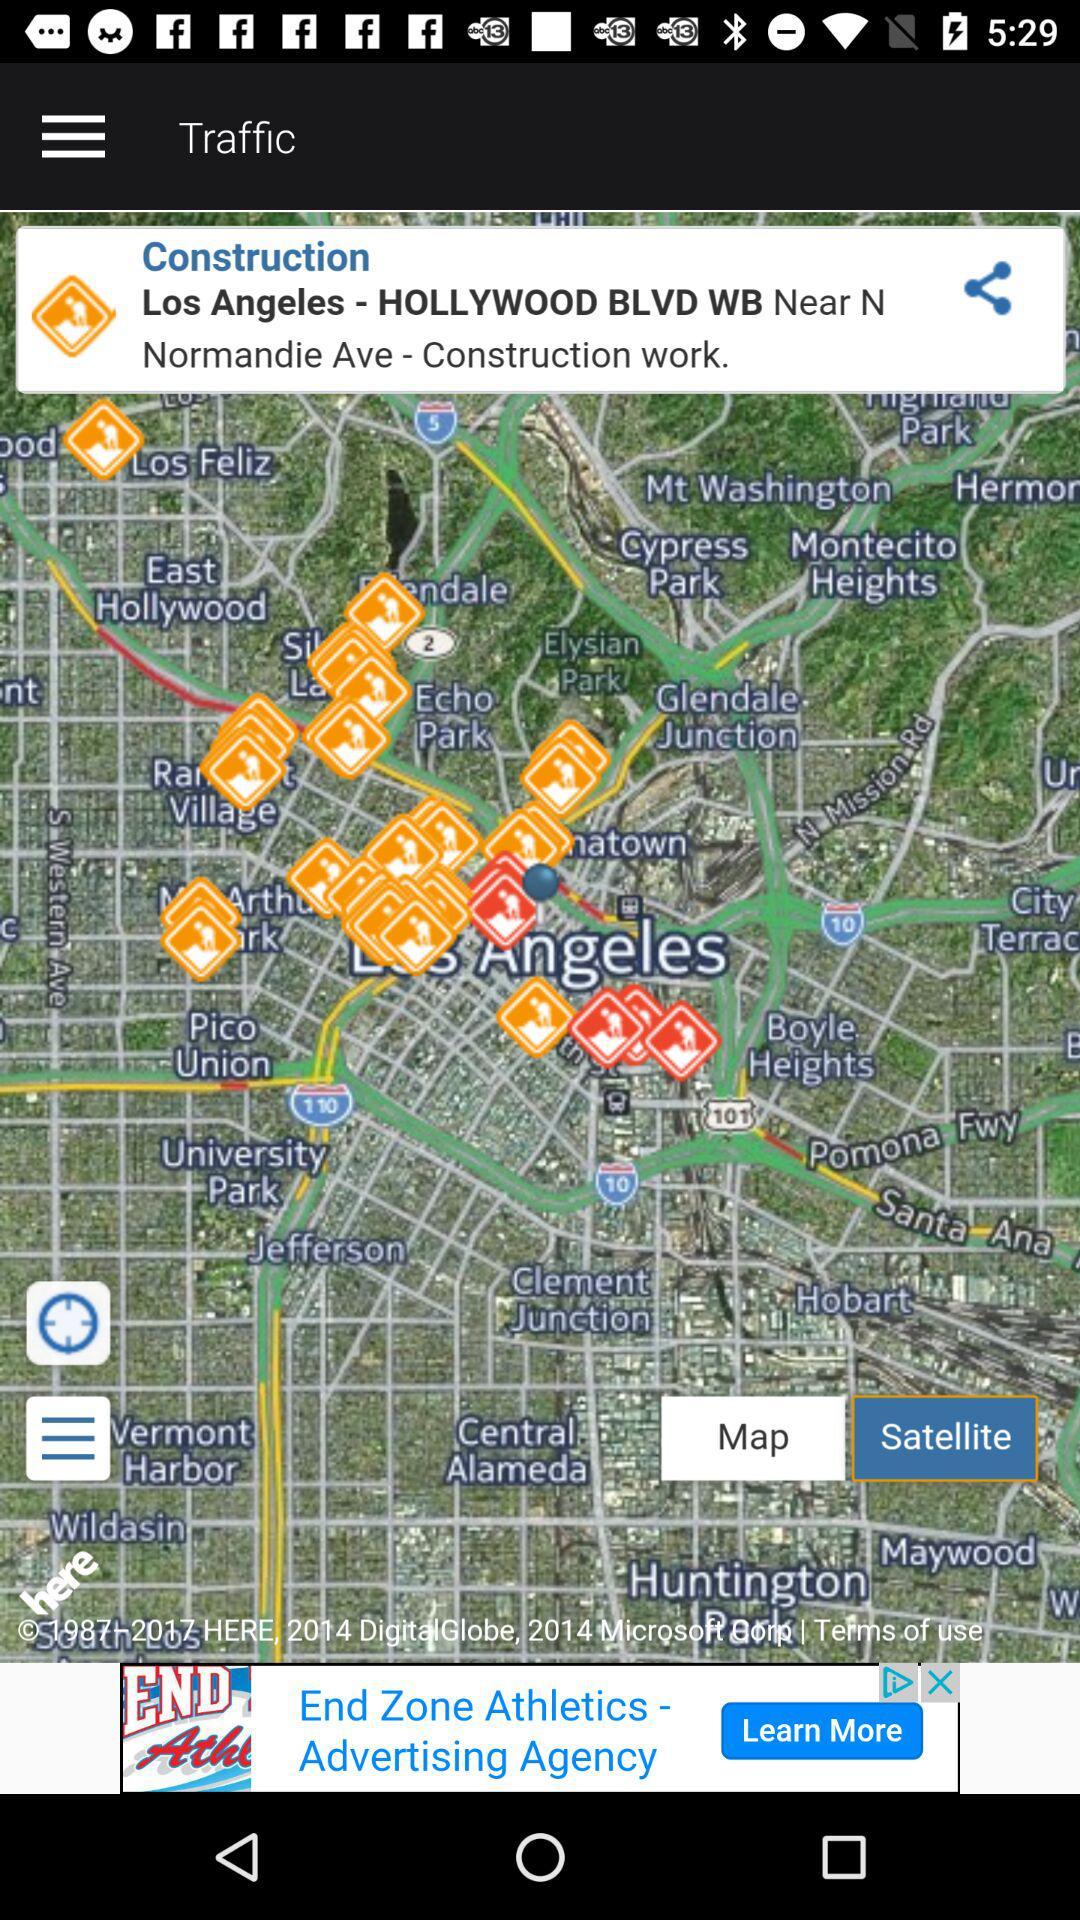  Describe the element at coordinates (540, 1727) in the screenshot. I see `advertisement` at that location.